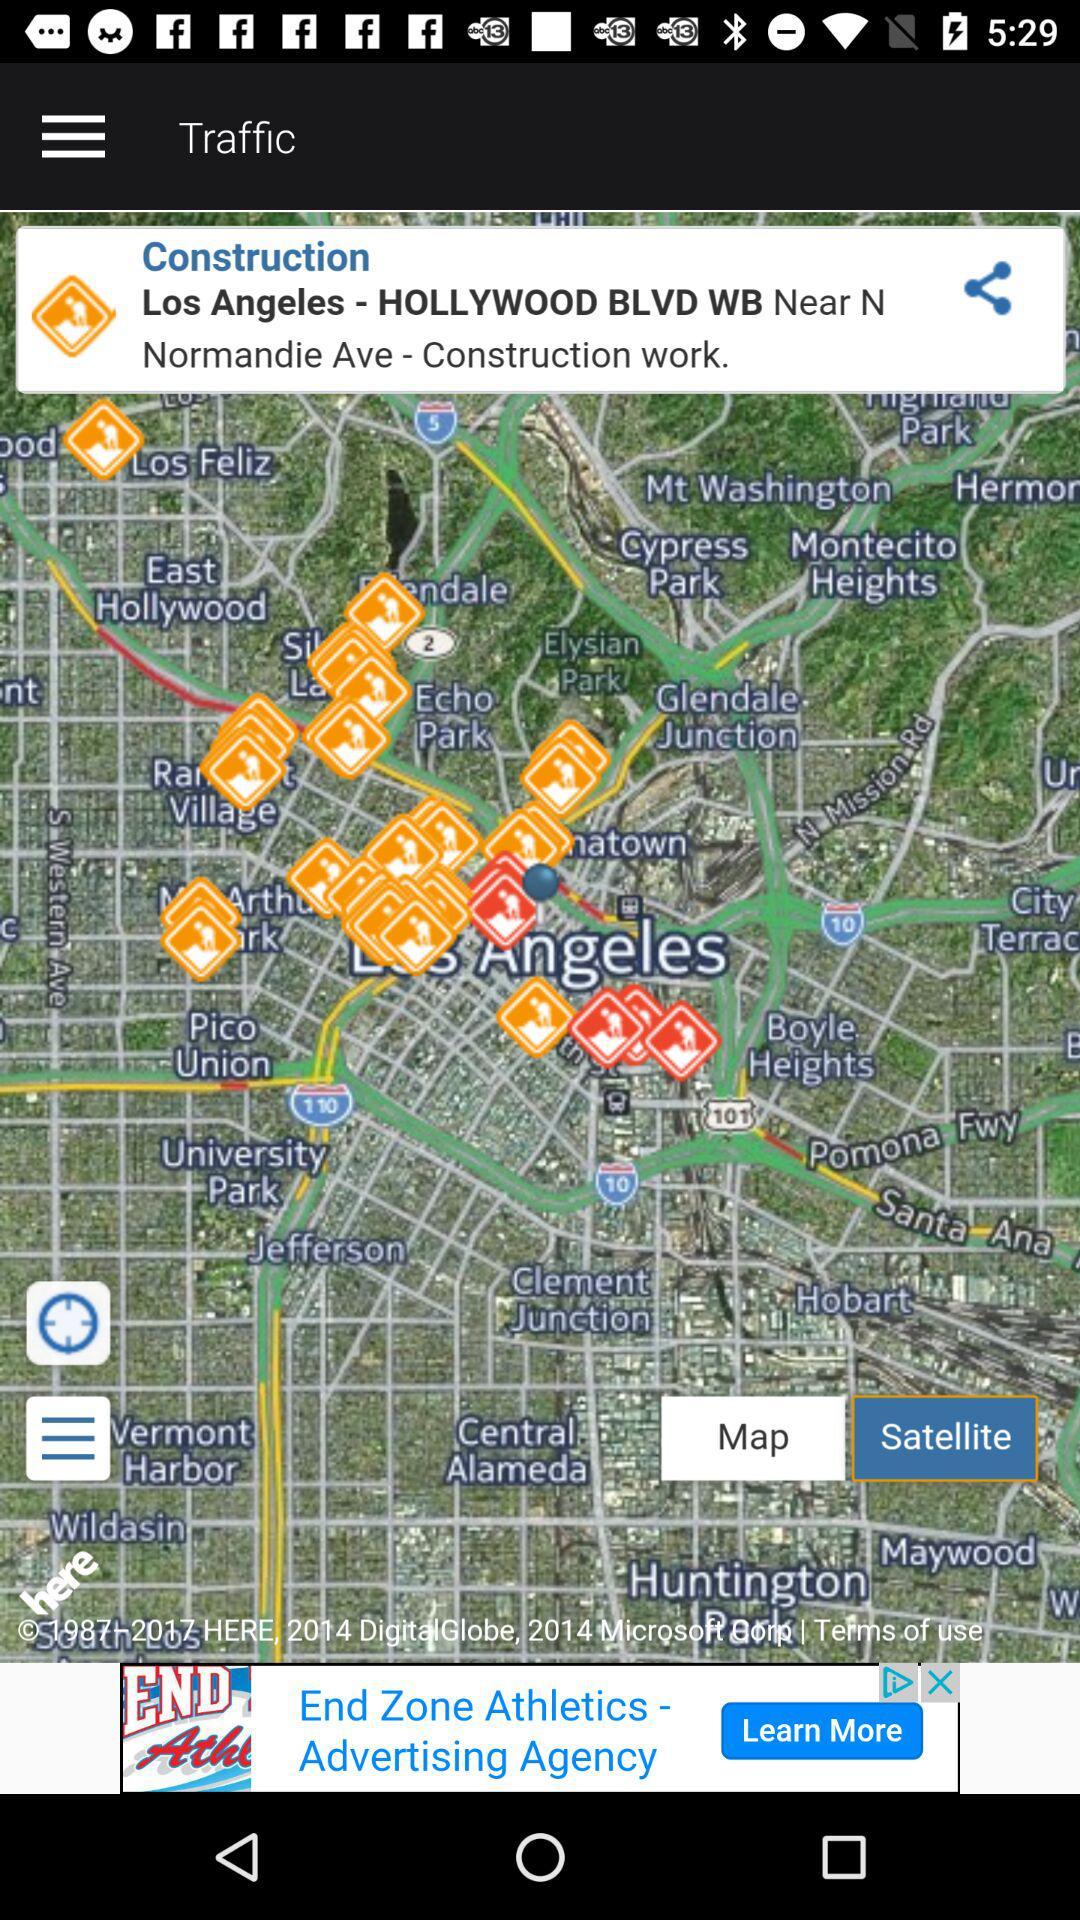  Describe the element at coordinates (540, 1727) in the screenshot. I see `advertisement` at that location.